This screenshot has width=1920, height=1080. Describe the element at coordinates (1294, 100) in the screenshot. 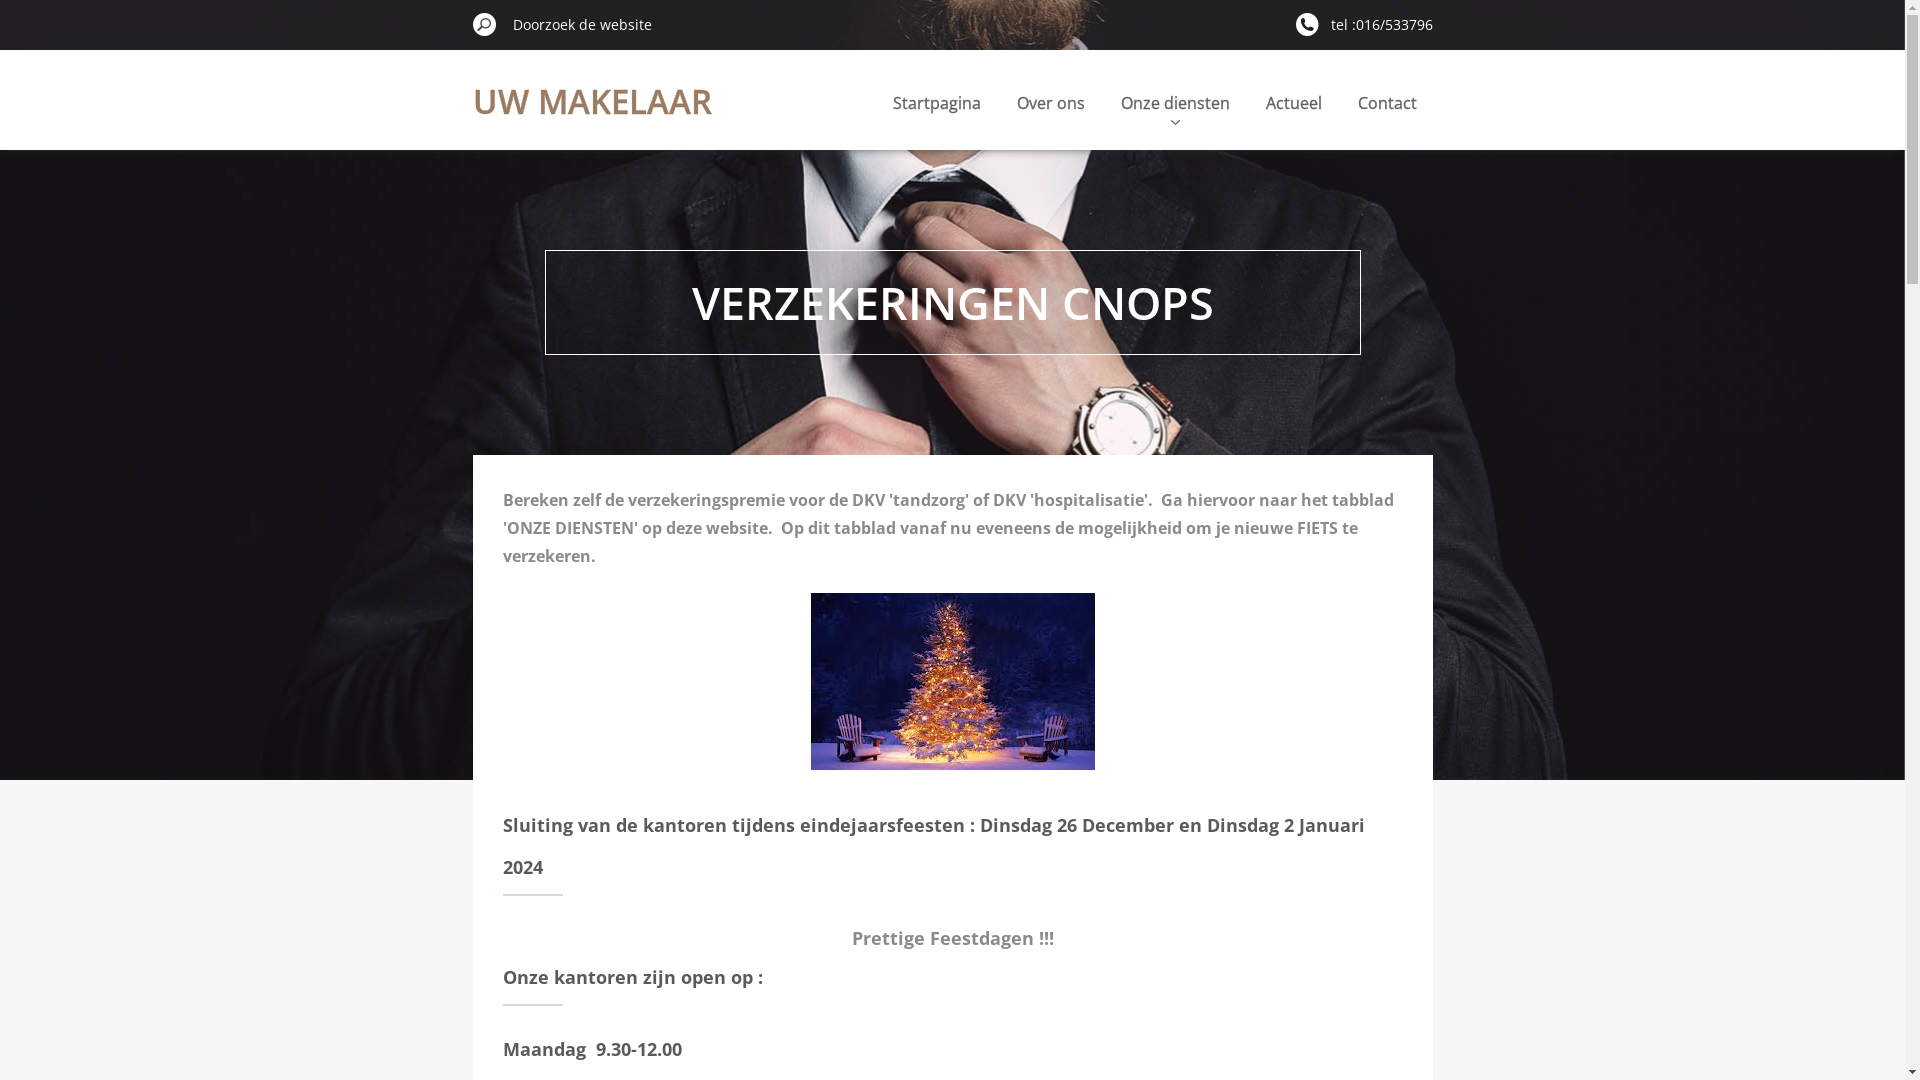

I see `'Actueel'` at that location.